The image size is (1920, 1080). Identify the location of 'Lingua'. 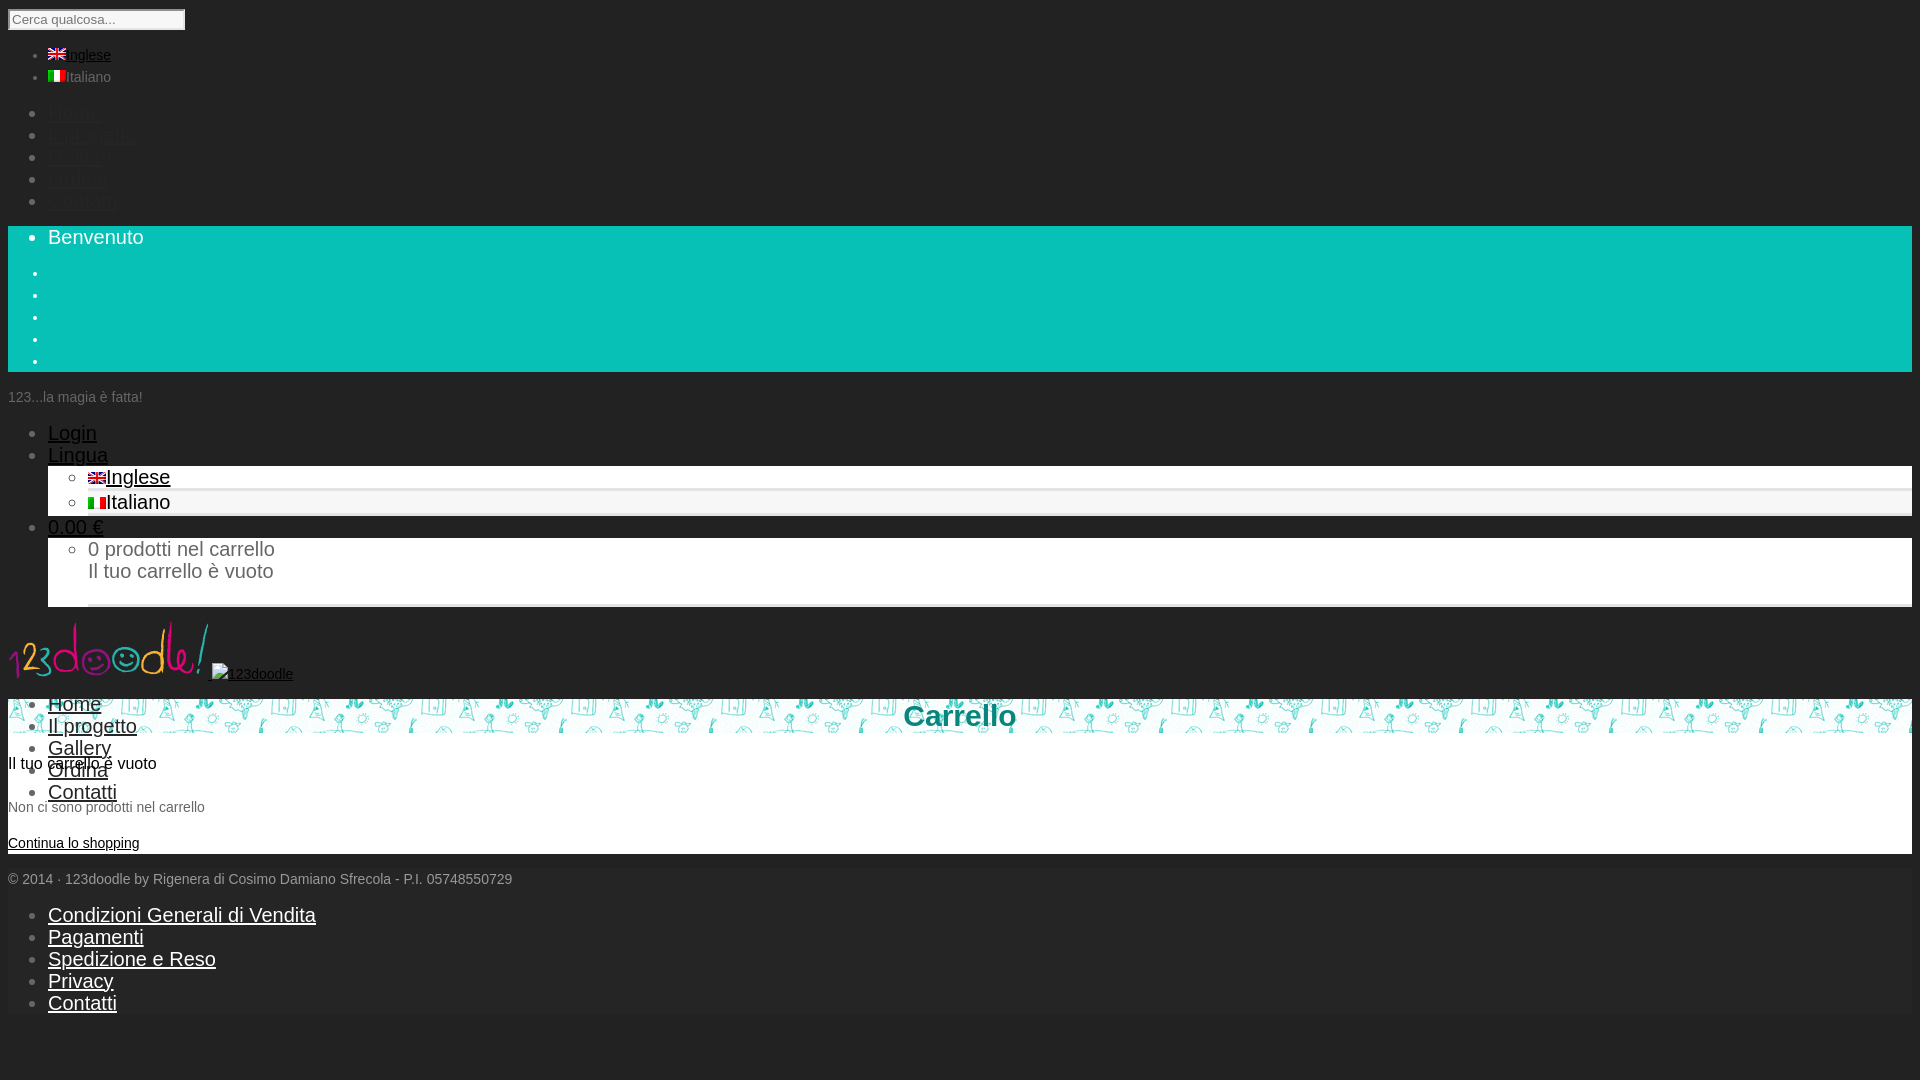
(48, 455).